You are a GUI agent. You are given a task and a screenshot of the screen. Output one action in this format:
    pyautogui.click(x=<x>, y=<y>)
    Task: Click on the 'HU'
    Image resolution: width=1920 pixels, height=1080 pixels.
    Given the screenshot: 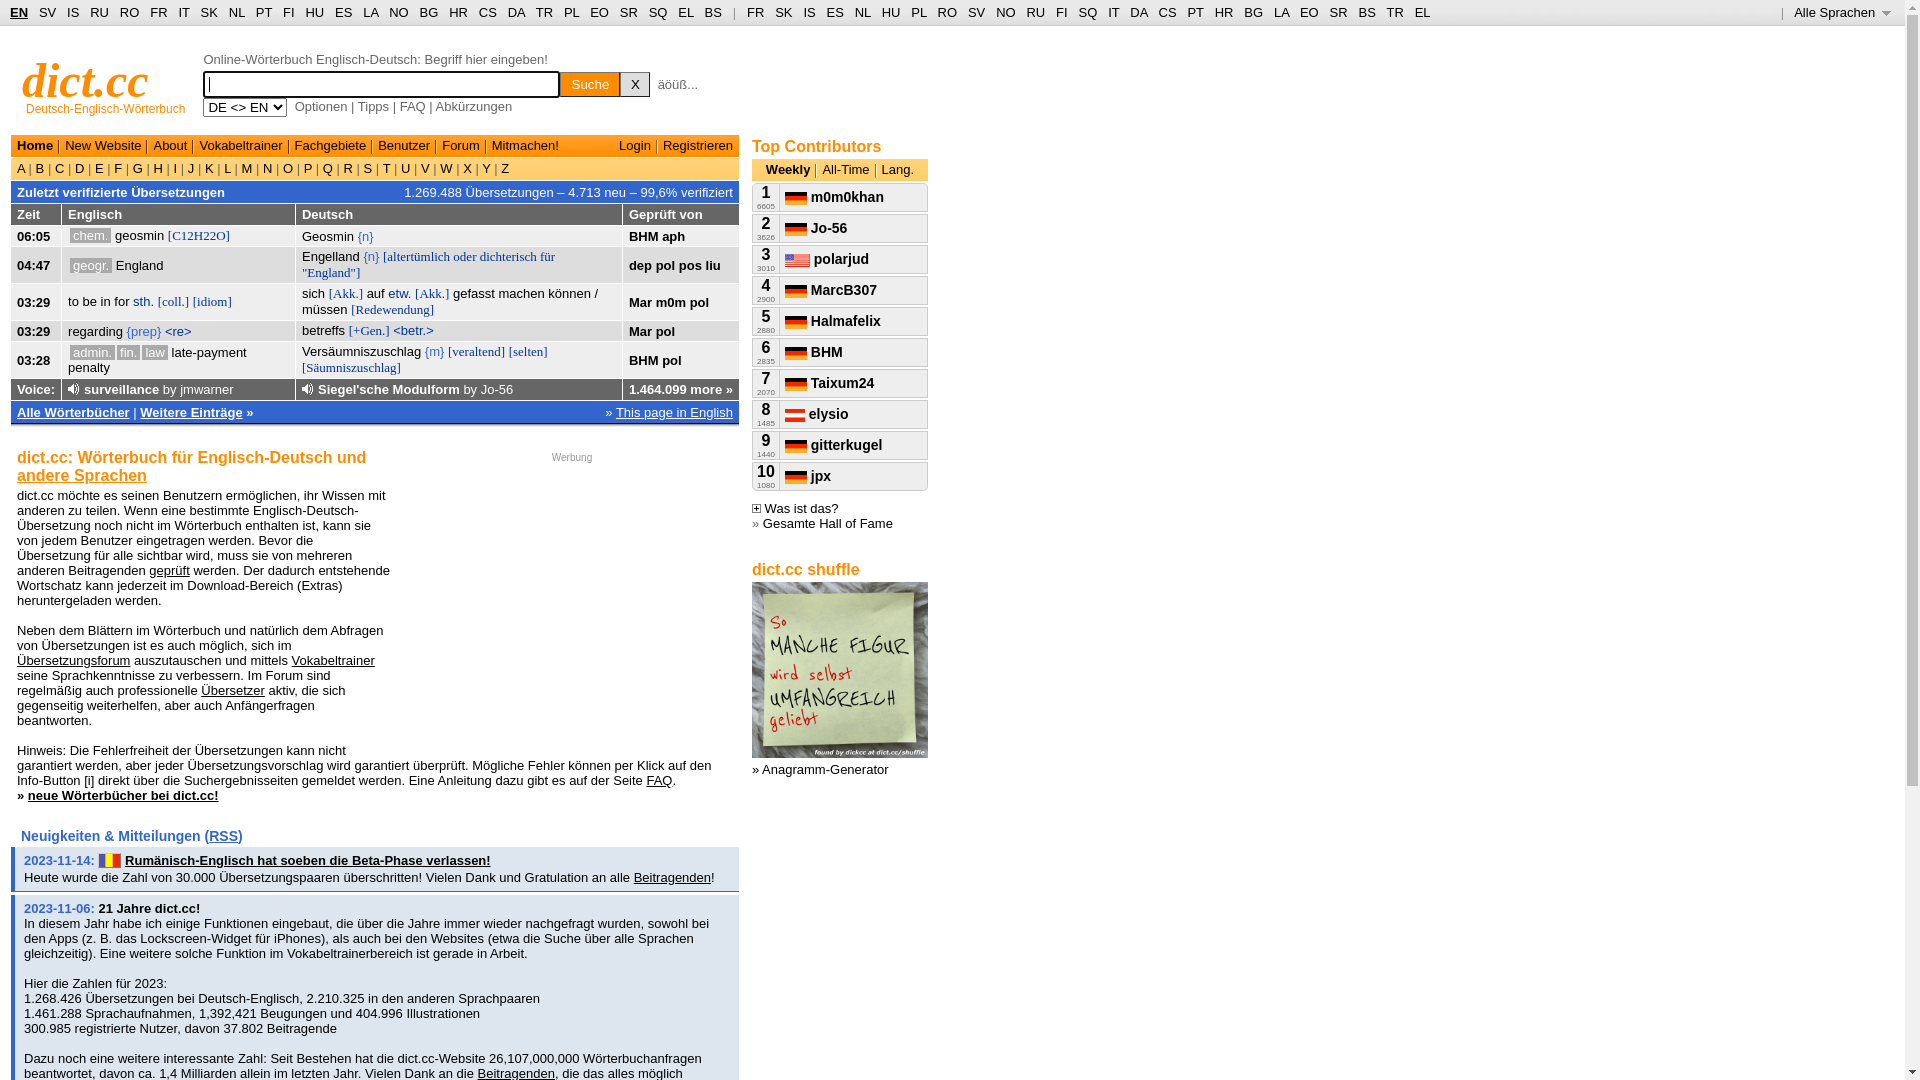 What is the action you would take?
    pyautogui.click(x=890, y=12)
    